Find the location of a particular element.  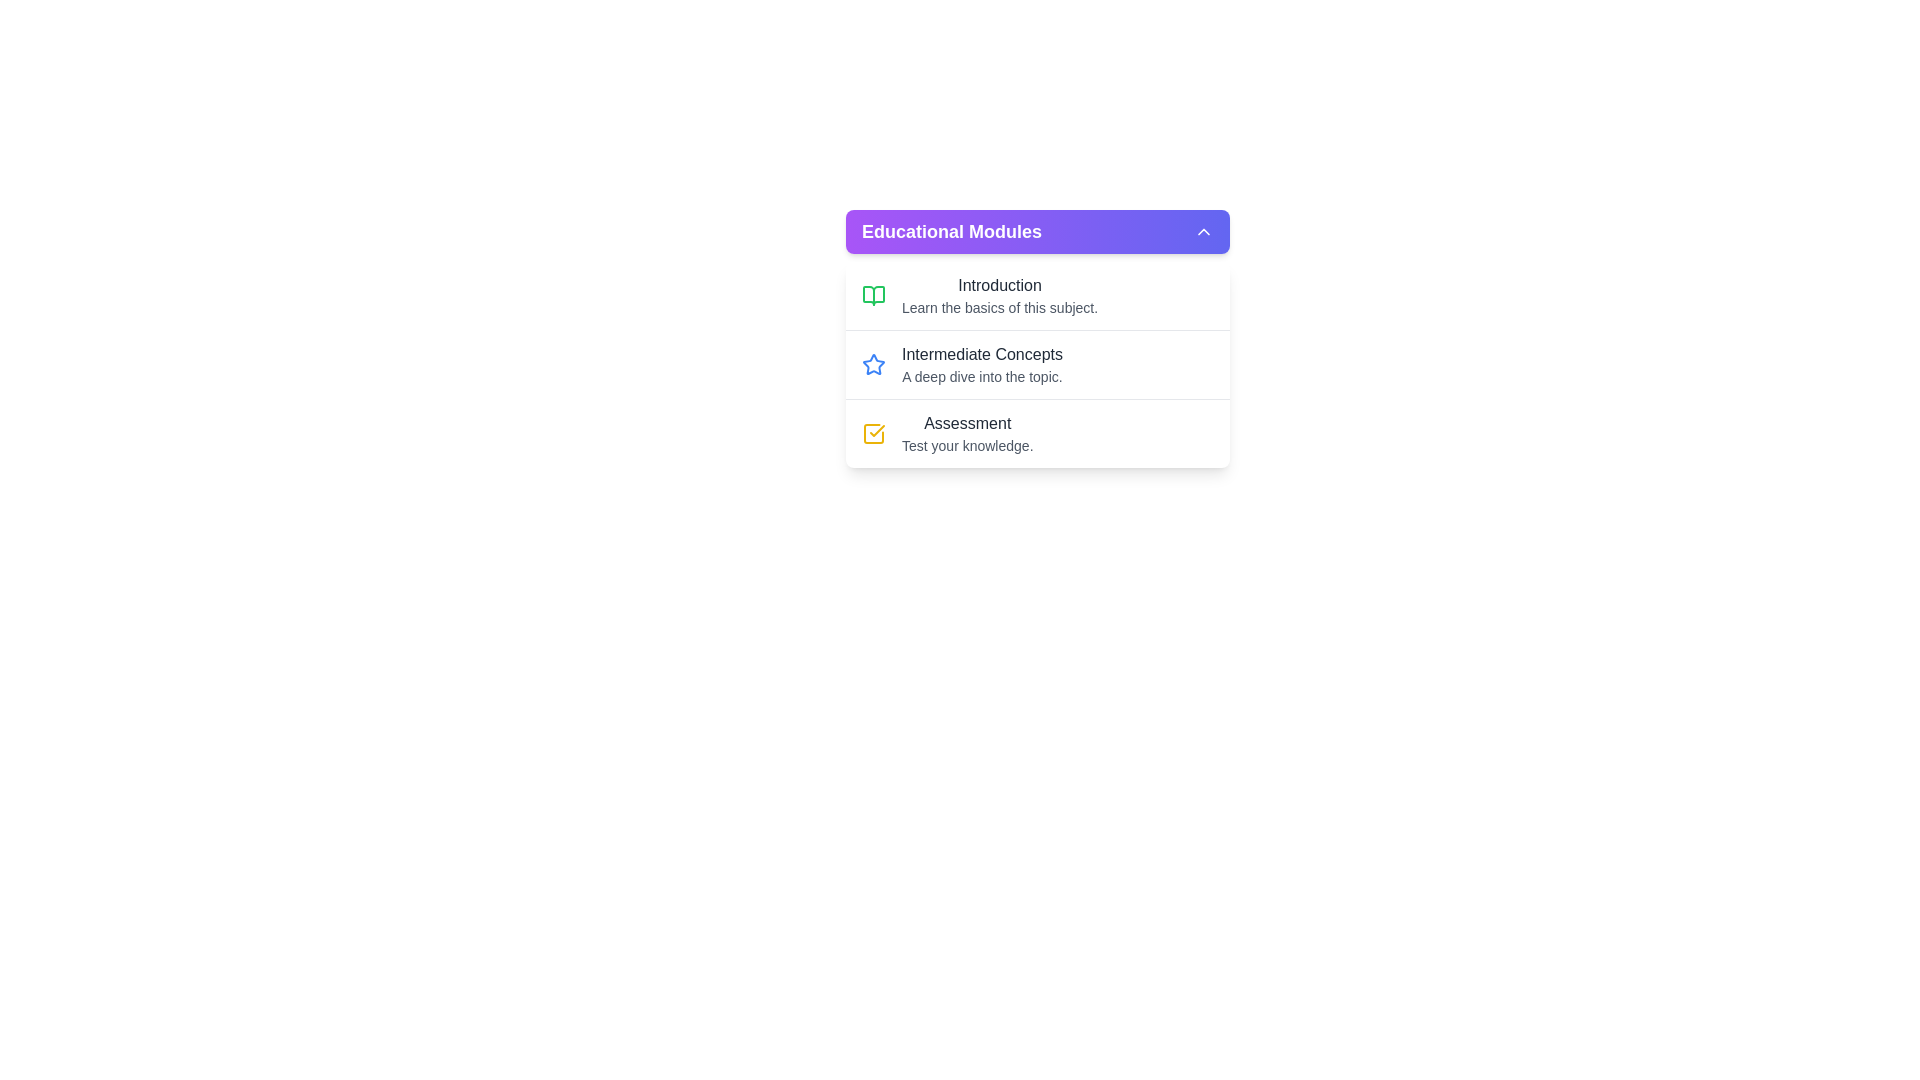

information displayed in the label titled 'Intermediate Concepts' with the subtitle 'A deep dive into the topic.' located in the second position of the Educational Modules section is located at coordinates (982, 365).